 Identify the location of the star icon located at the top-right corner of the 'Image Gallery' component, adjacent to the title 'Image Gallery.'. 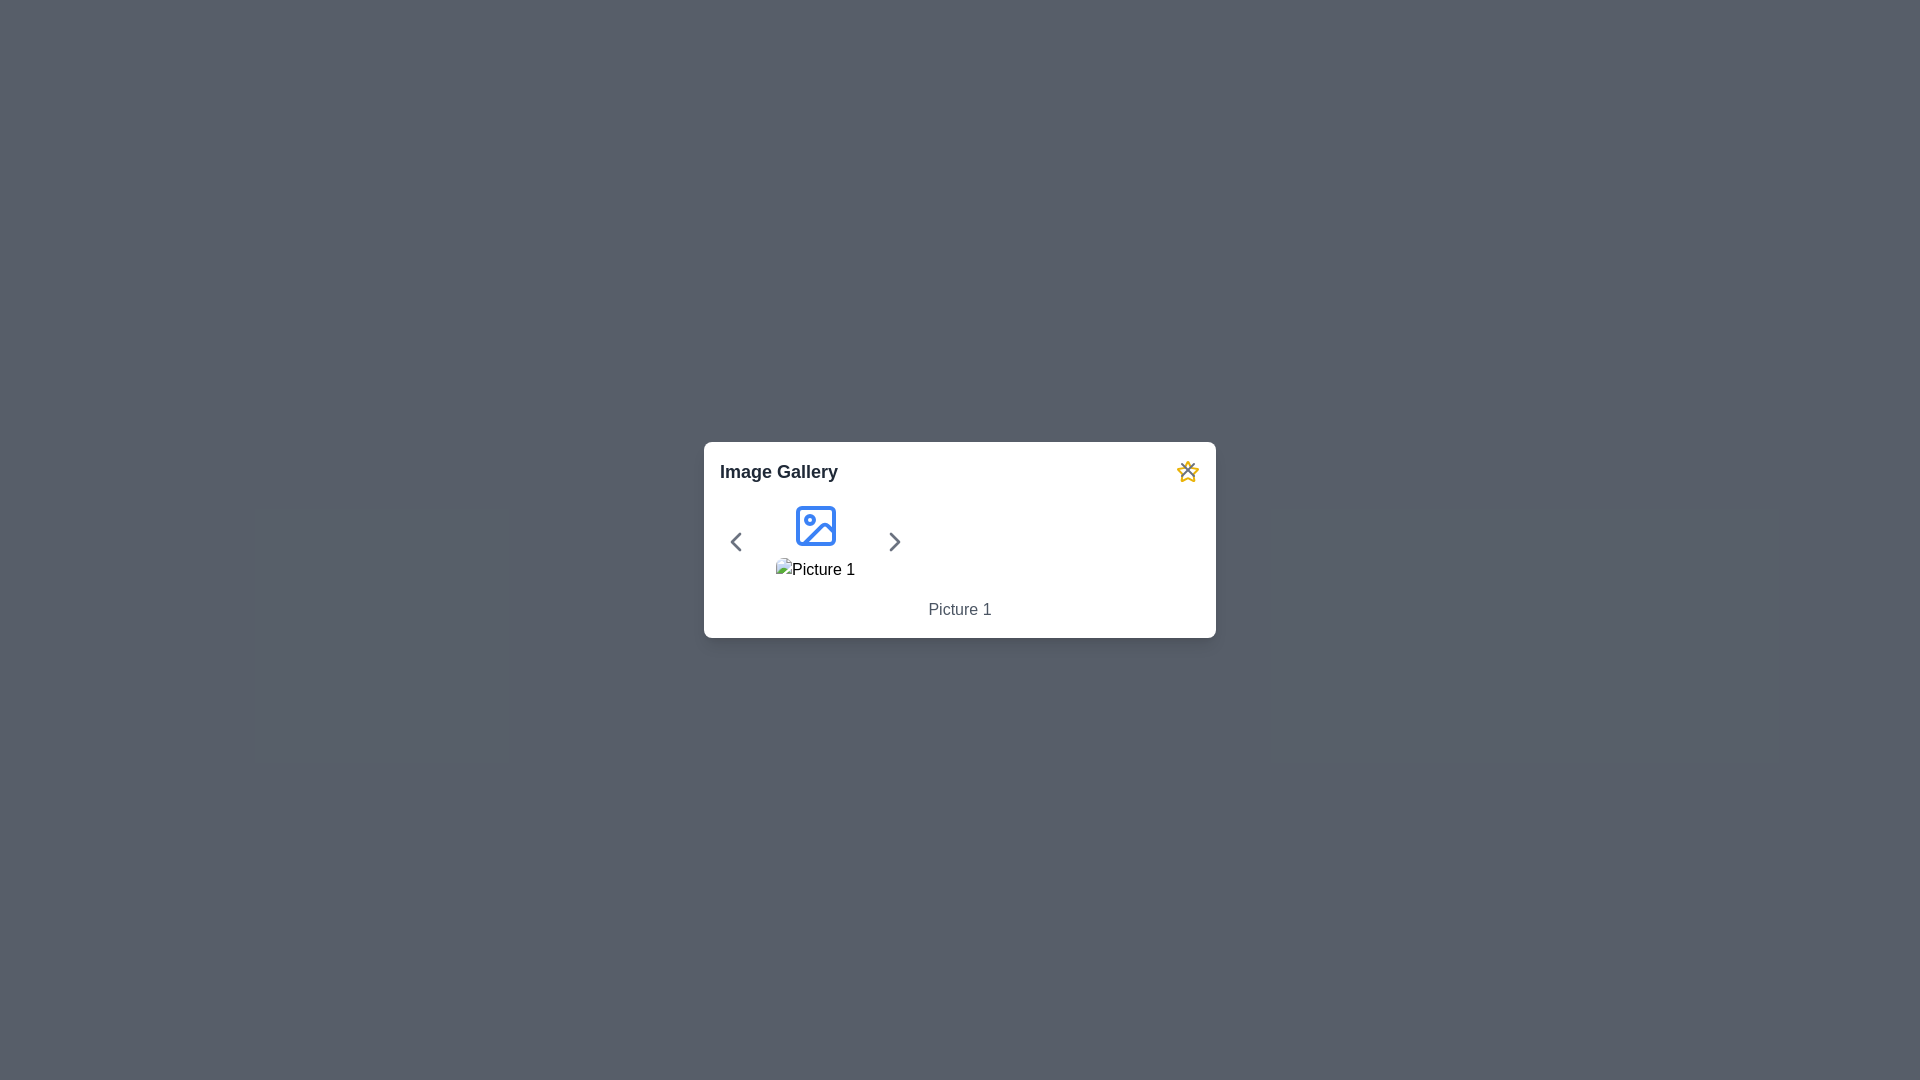
(1188, 471).